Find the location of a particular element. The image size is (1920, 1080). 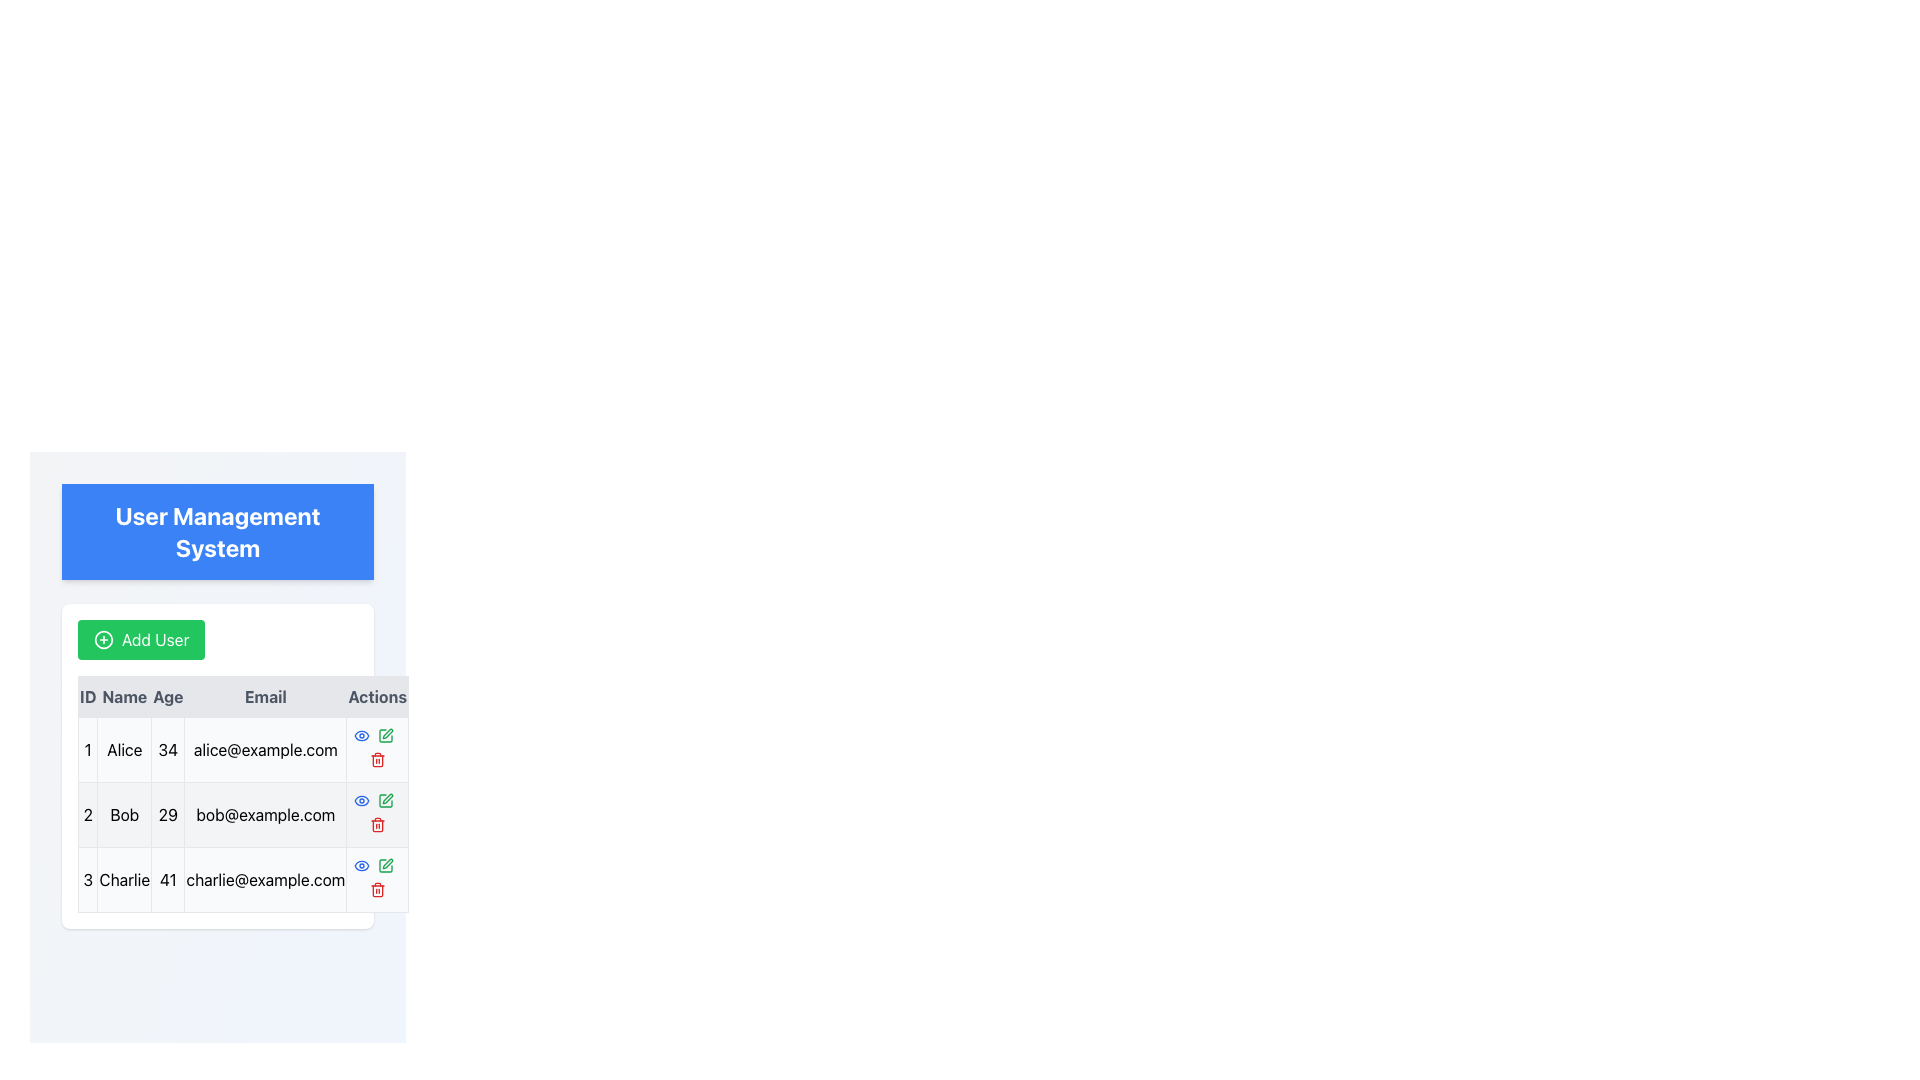

the 'view' icon in the 'Actions' column for user 'Bob' in the User Management System is located at coordinates (361, 865).